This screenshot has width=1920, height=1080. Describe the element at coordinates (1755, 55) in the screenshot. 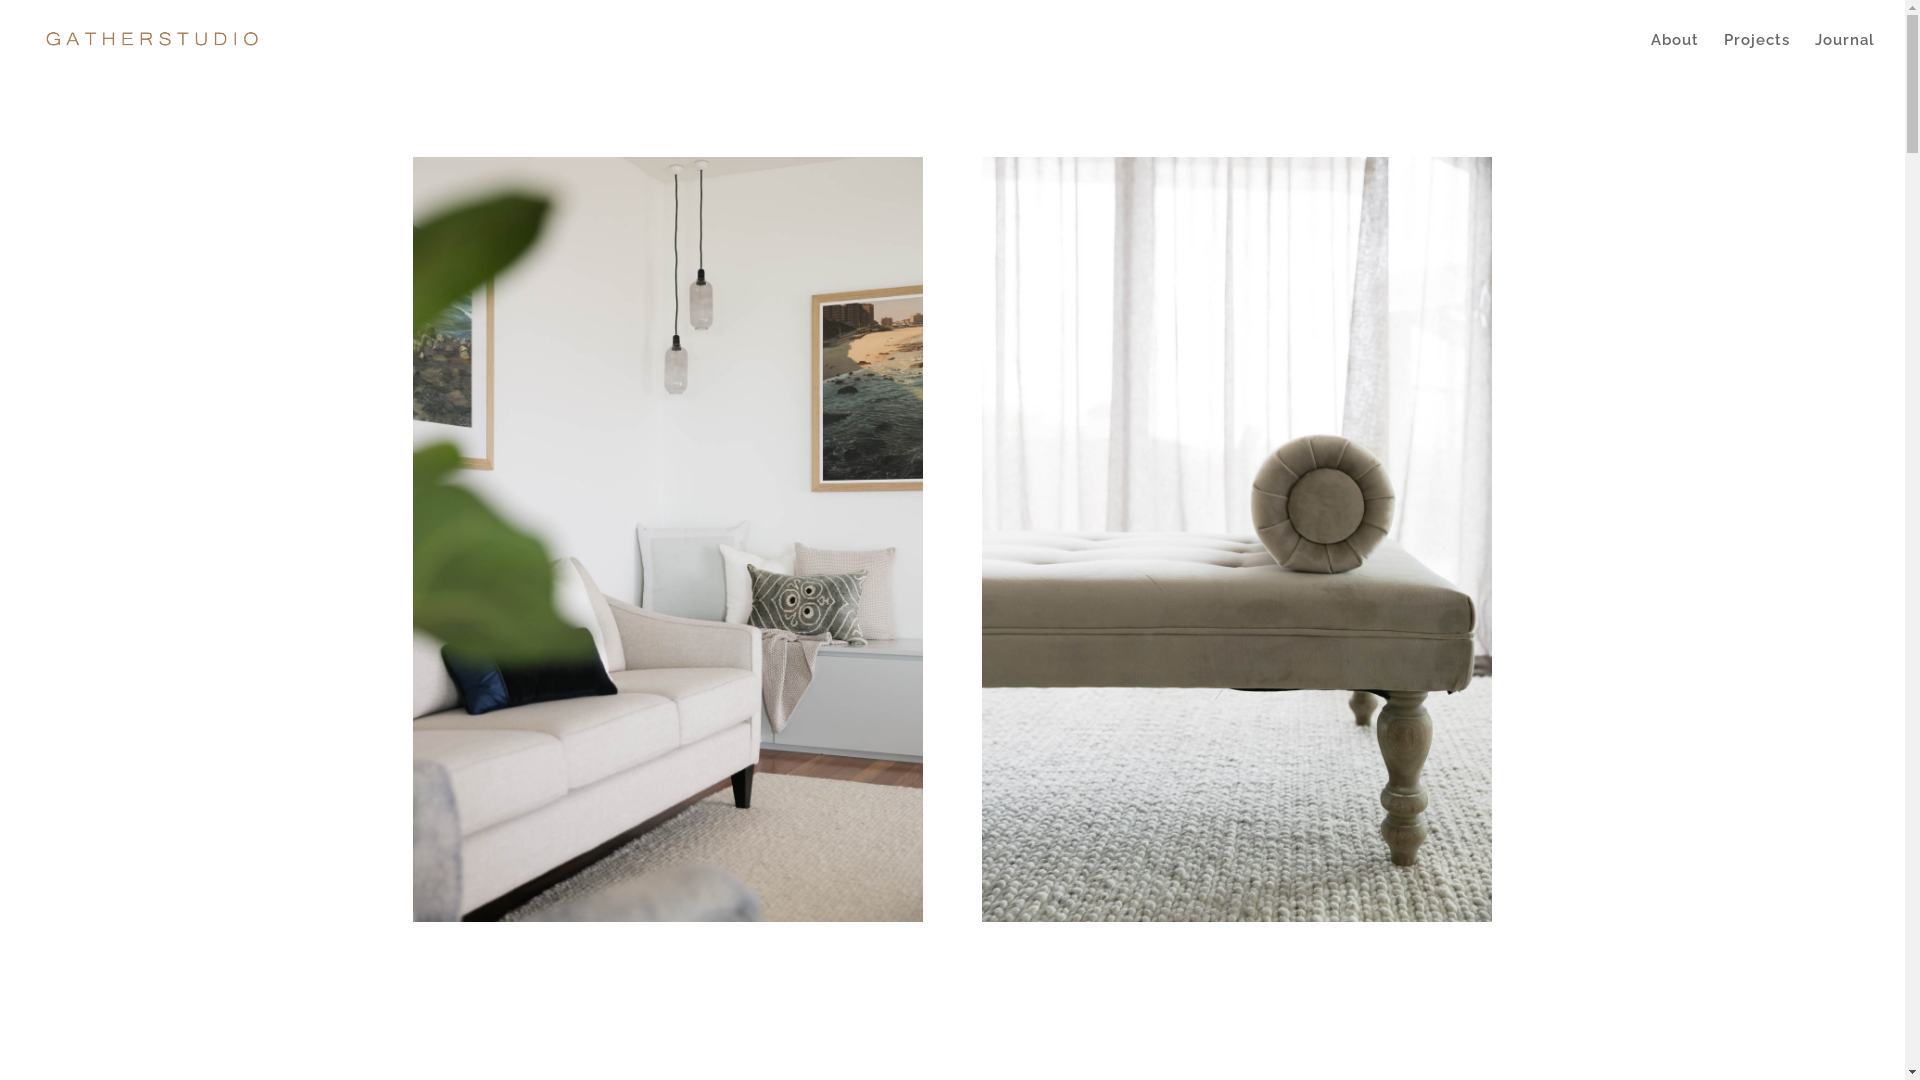

I see `'Projects'` at that location.